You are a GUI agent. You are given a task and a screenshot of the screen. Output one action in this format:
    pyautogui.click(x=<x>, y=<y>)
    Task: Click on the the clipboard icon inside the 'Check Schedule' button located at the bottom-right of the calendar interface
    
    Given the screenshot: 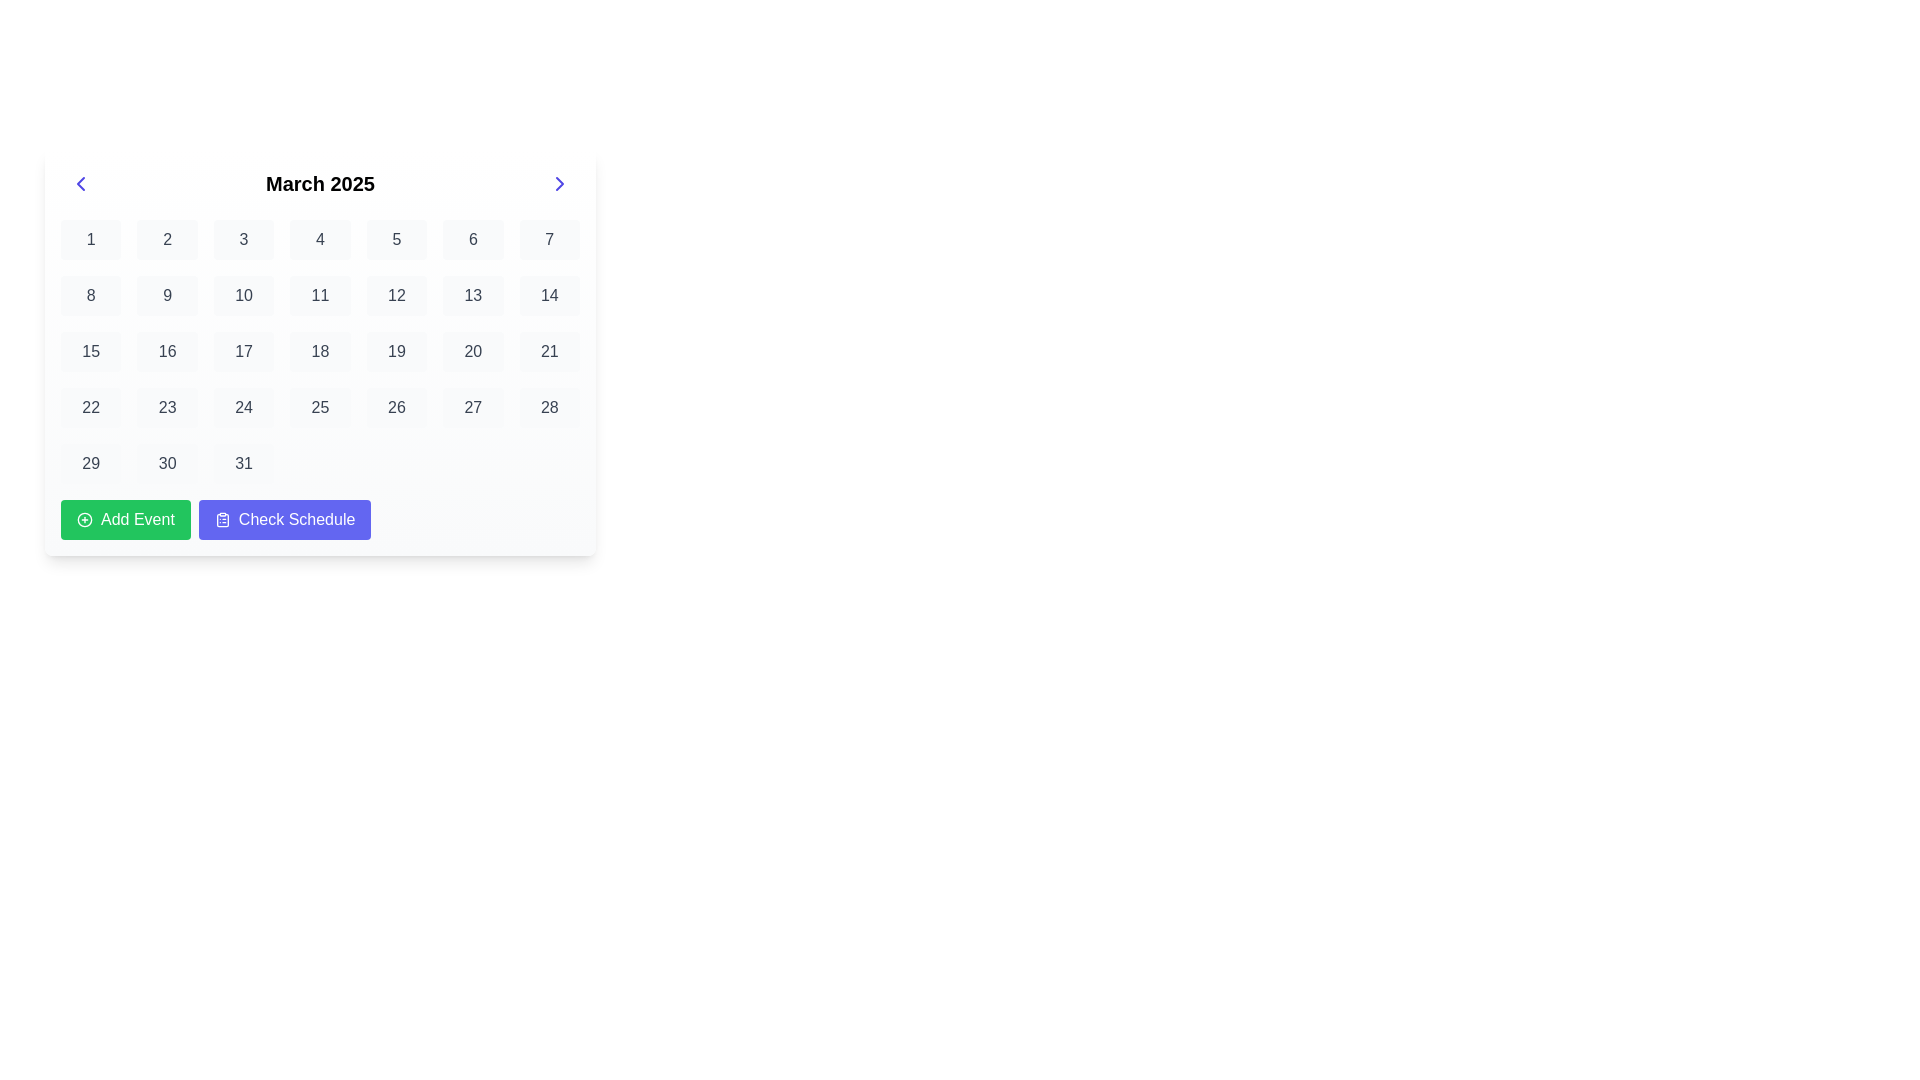 What is the action you would take?
    pyautogui.click(x=222, y=519)
    